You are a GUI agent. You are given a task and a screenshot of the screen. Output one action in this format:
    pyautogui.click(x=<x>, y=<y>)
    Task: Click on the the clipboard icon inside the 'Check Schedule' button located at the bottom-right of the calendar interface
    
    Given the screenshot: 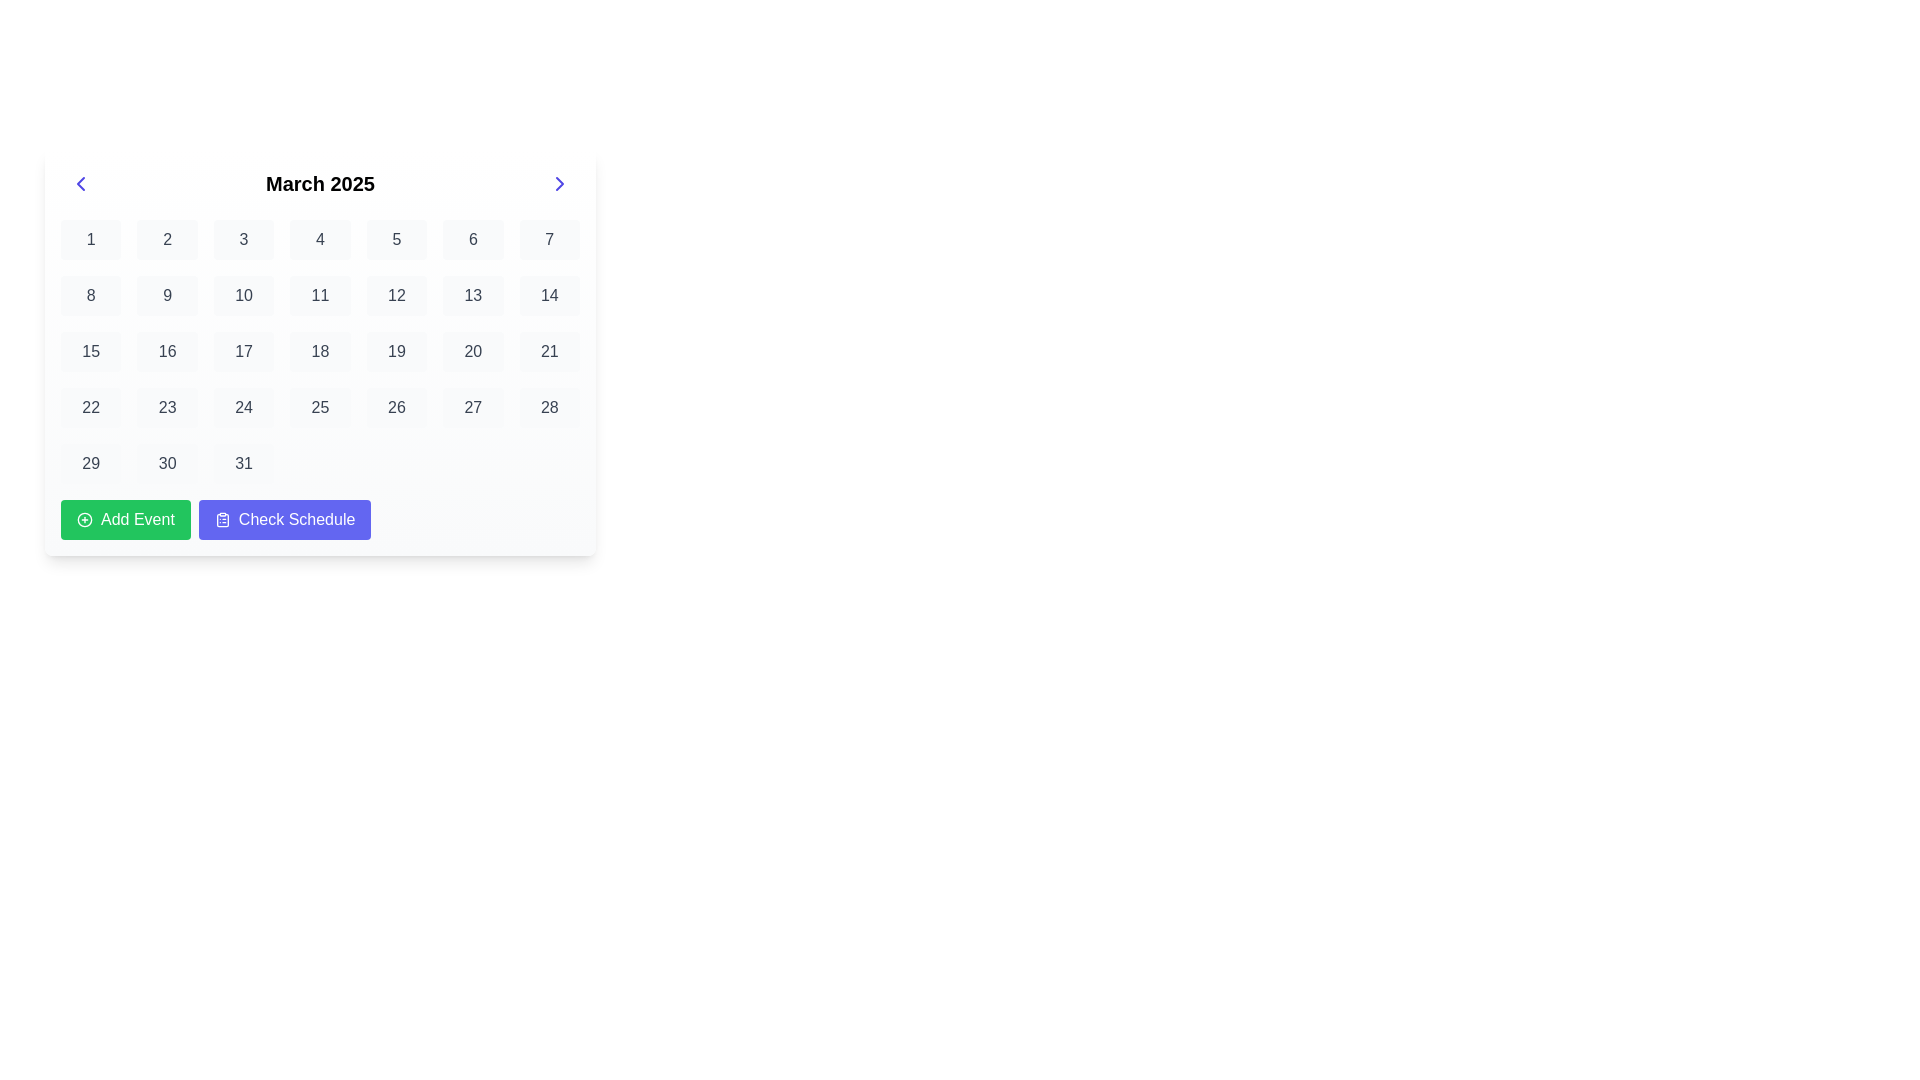 What is the action you would take?
    pyautogui.click(x=222, y=519)
    